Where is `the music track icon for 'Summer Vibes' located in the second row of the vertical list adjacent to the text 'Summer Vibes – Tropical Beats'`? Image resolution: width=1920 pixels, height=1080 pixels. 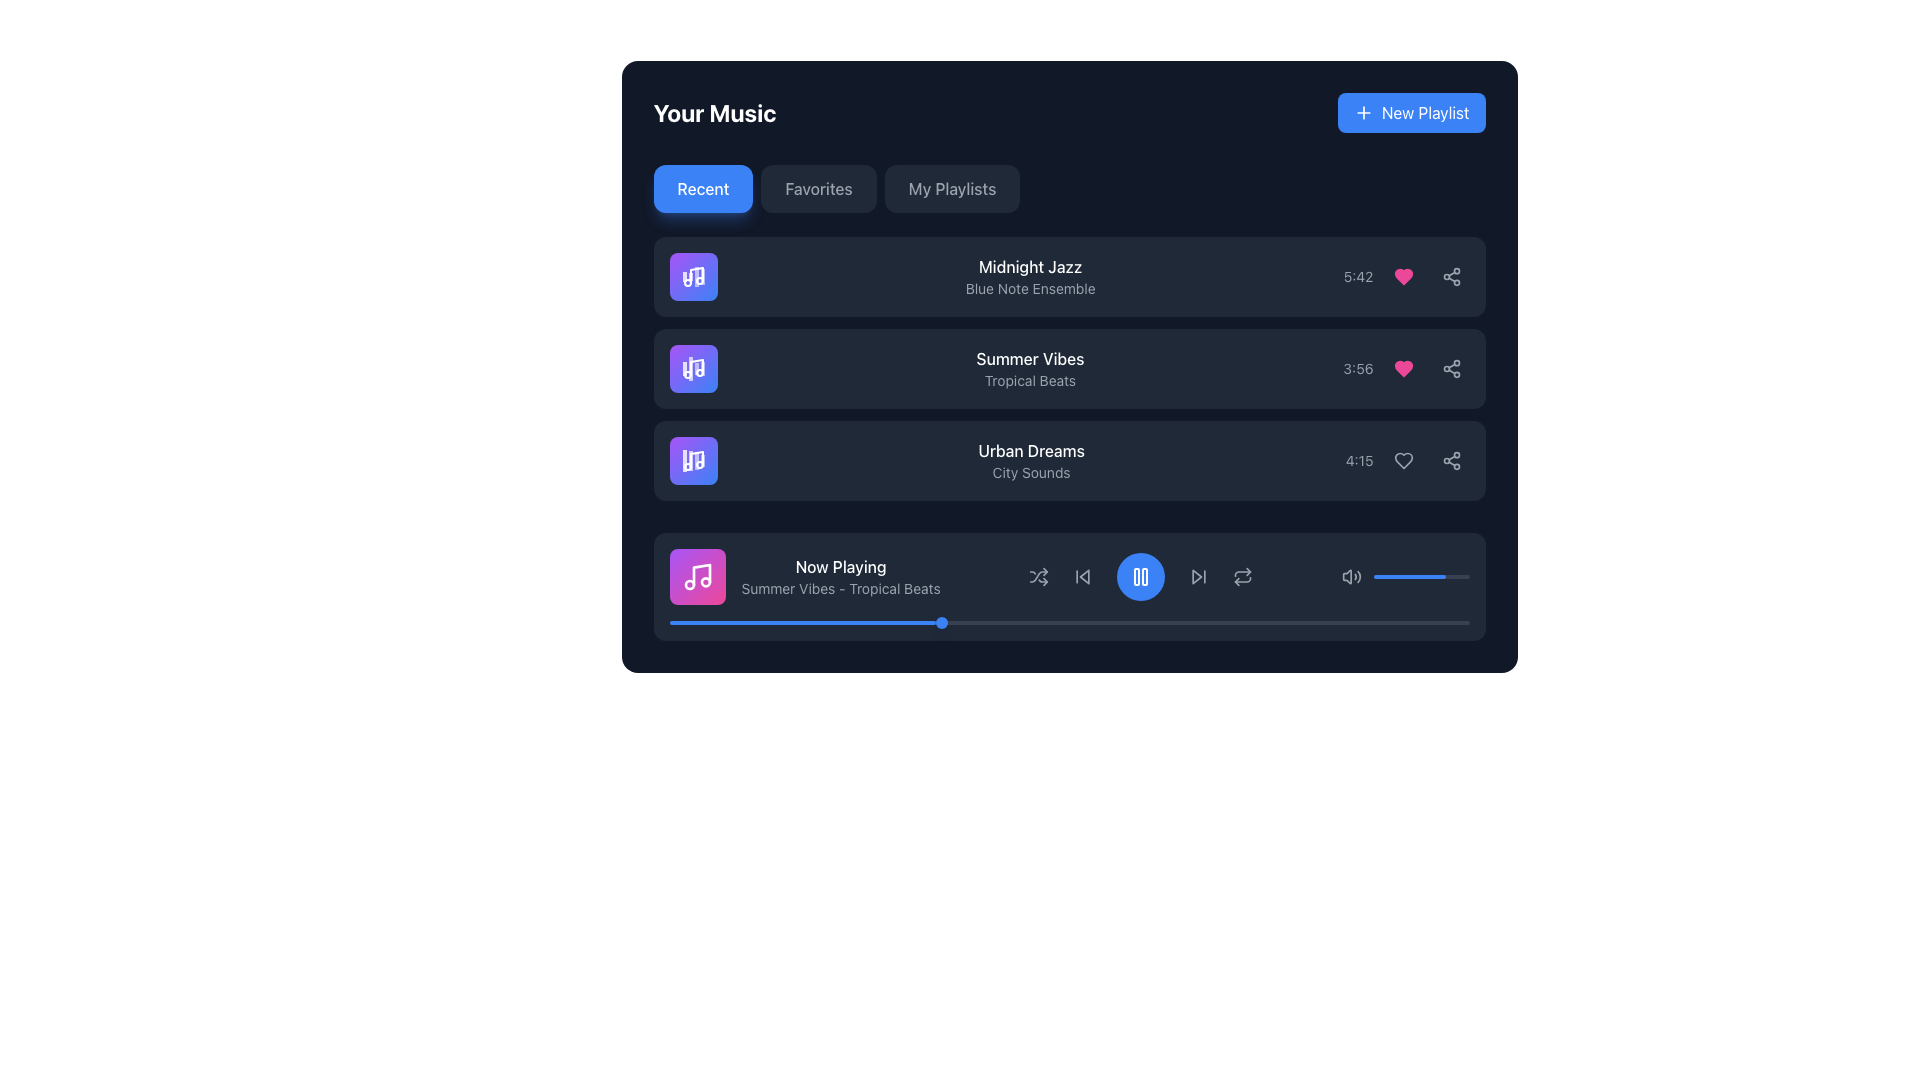 the music track icon for 'Summer Vibes' located in the second row of the vertical list adjacent to the text 'Summer Vibes – Tropical Beats' is located at coordinates (693, 369).